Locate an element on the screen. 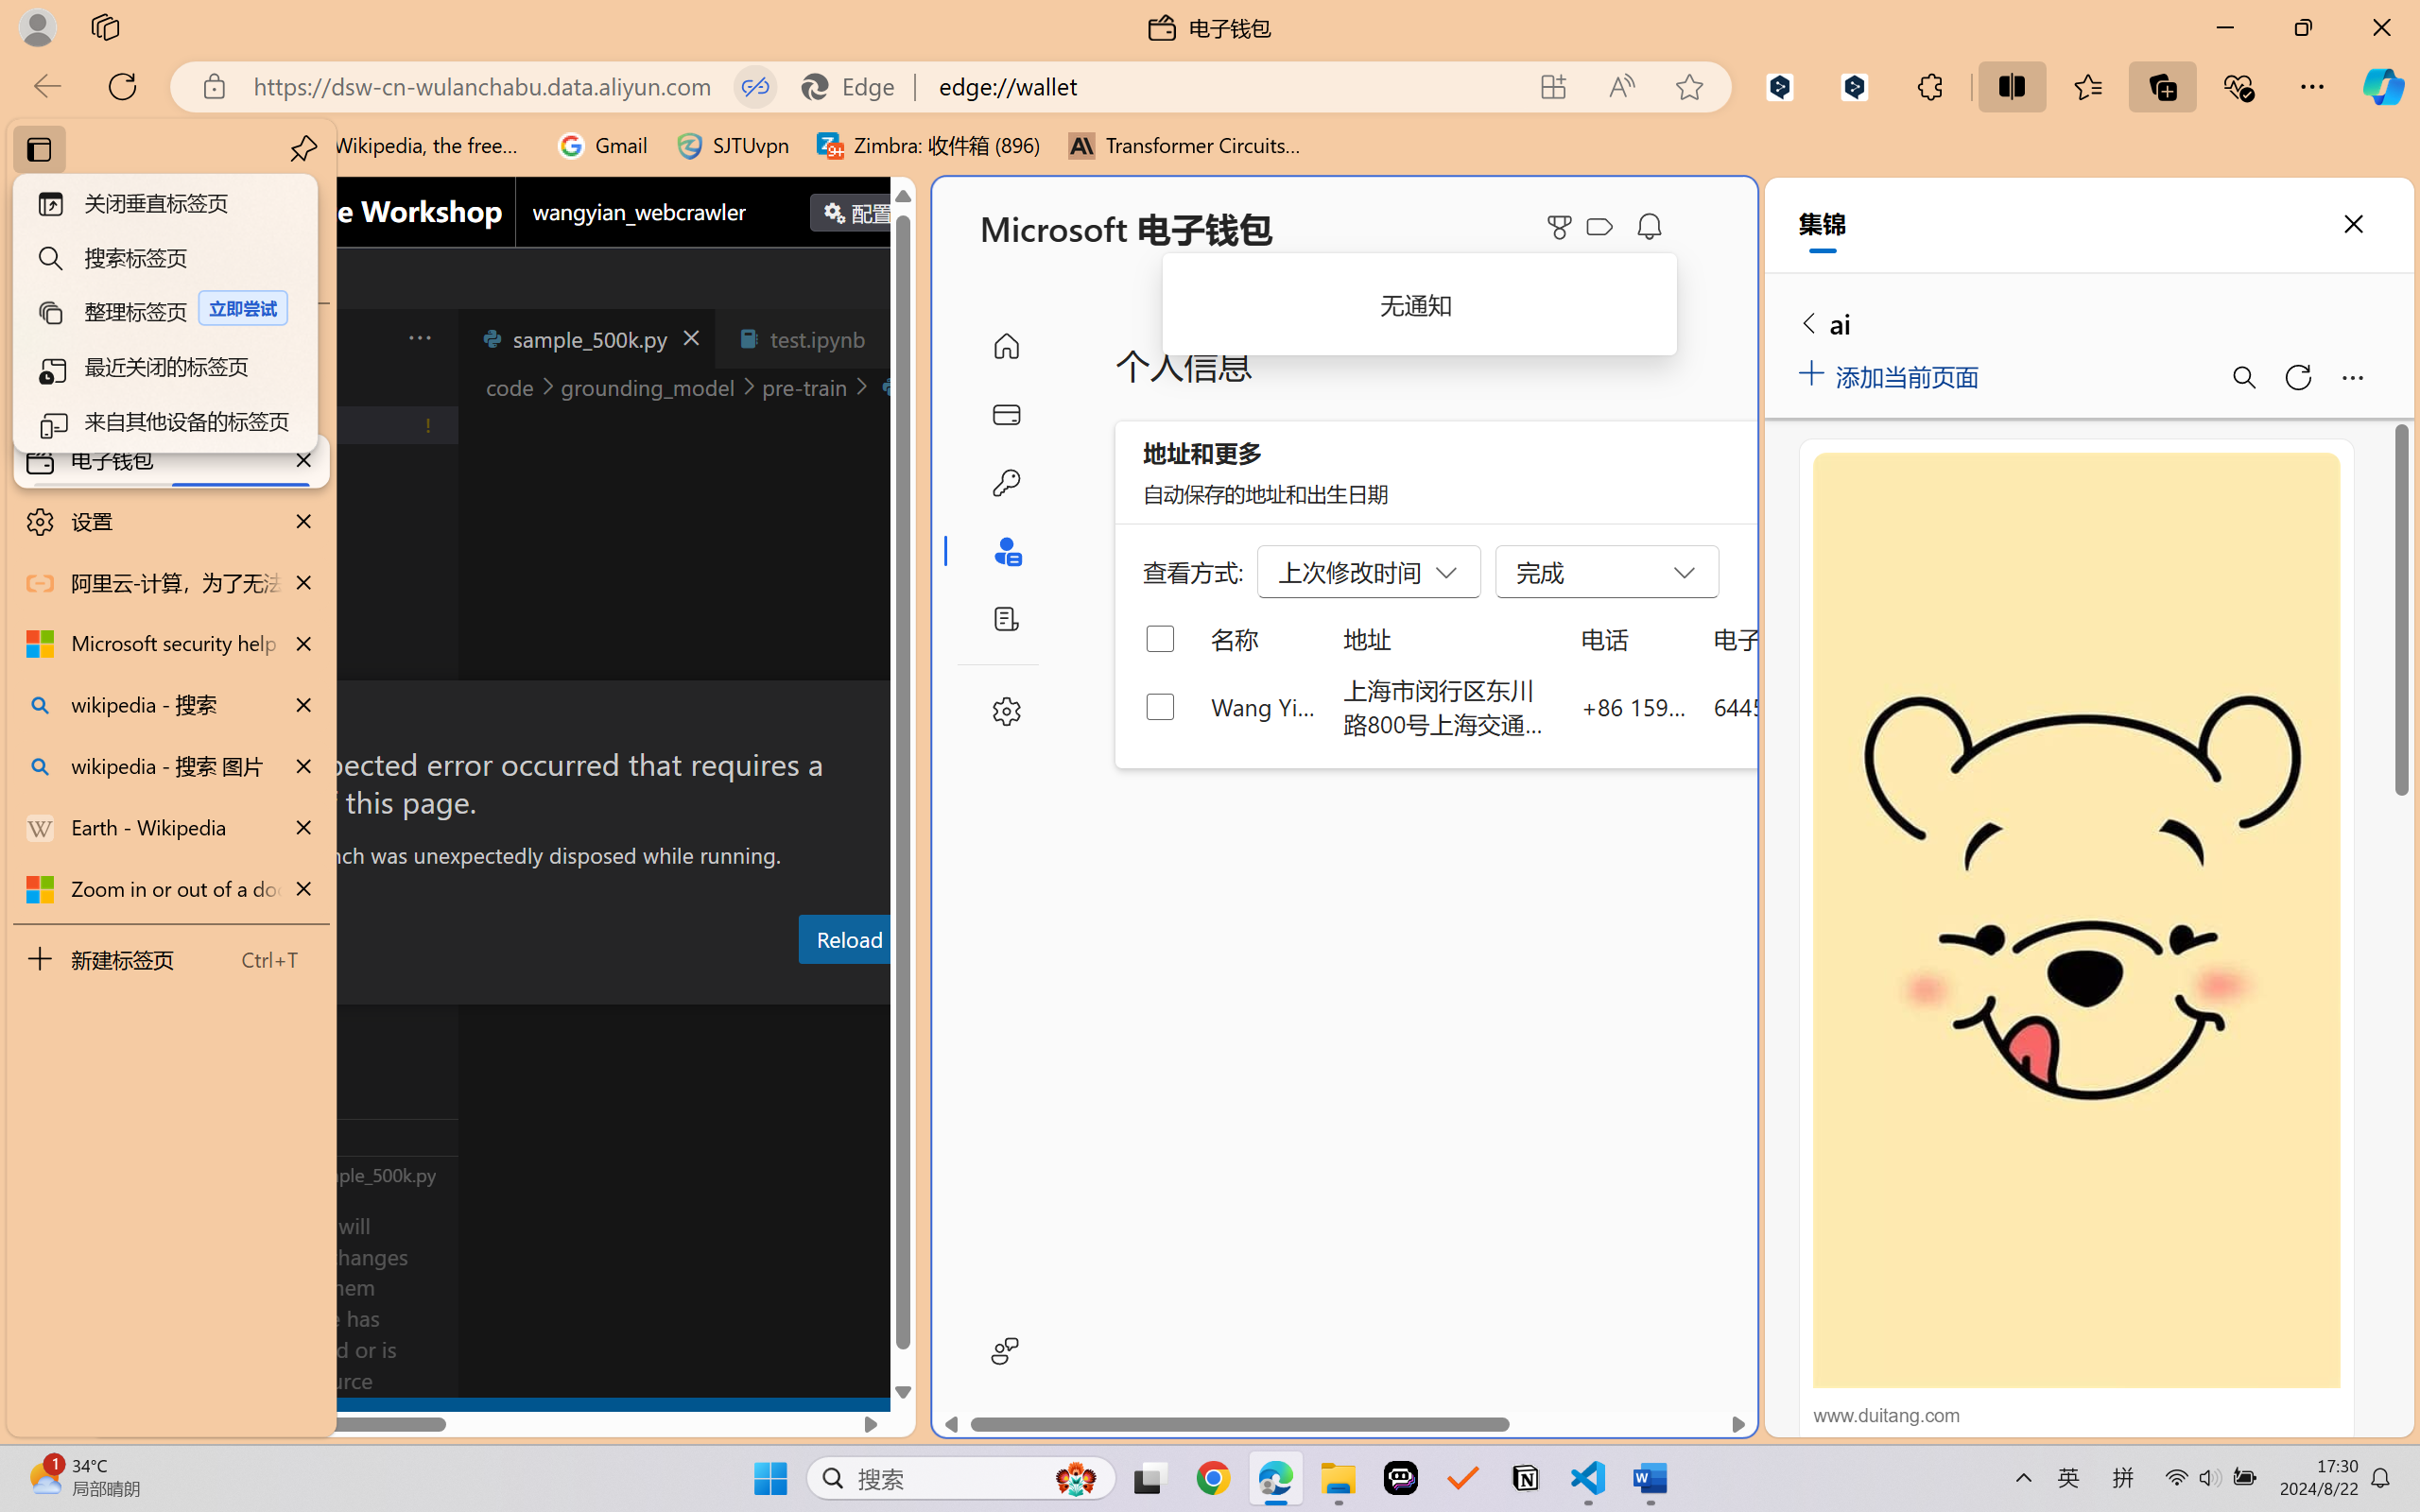 The height and width of the screenshot is (1512, 2420). 'sample_500k.py' is located at coordinates (585, 337).